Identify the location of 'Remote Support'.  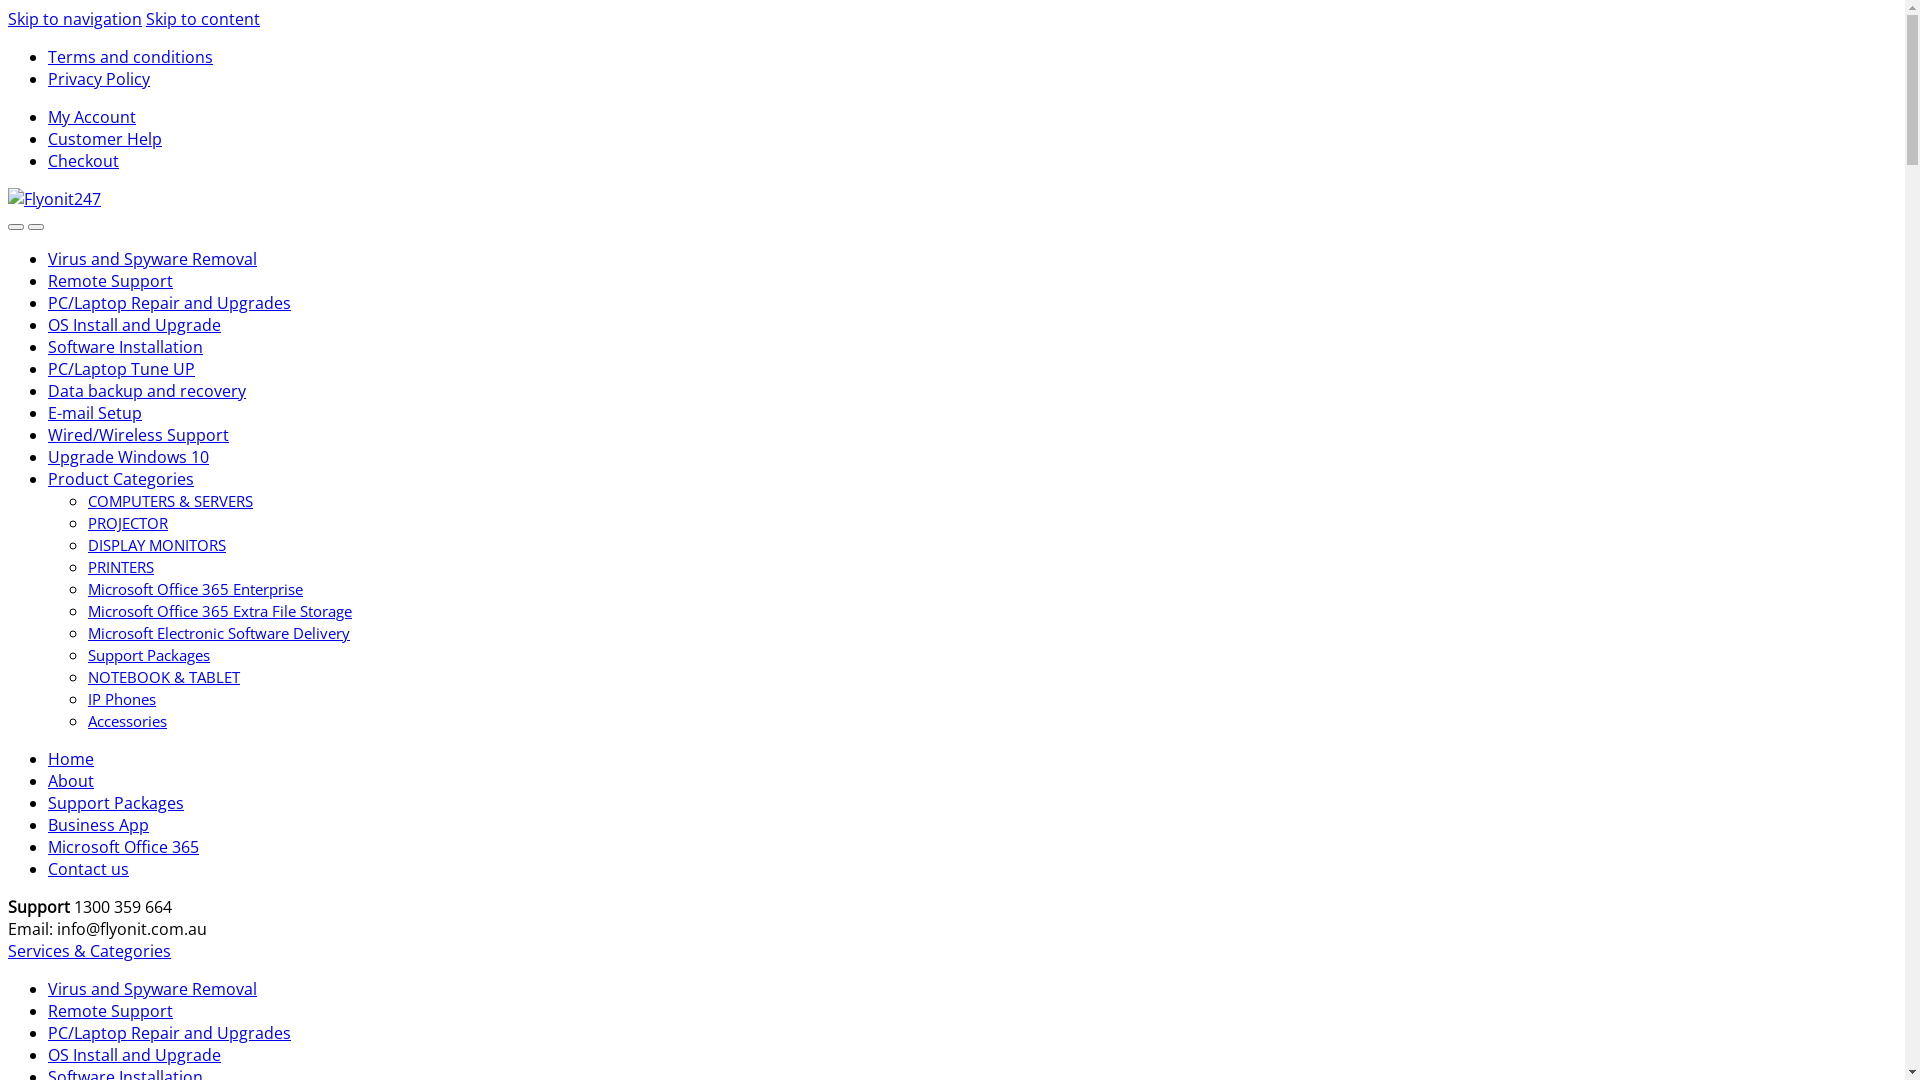
(109, 1010).